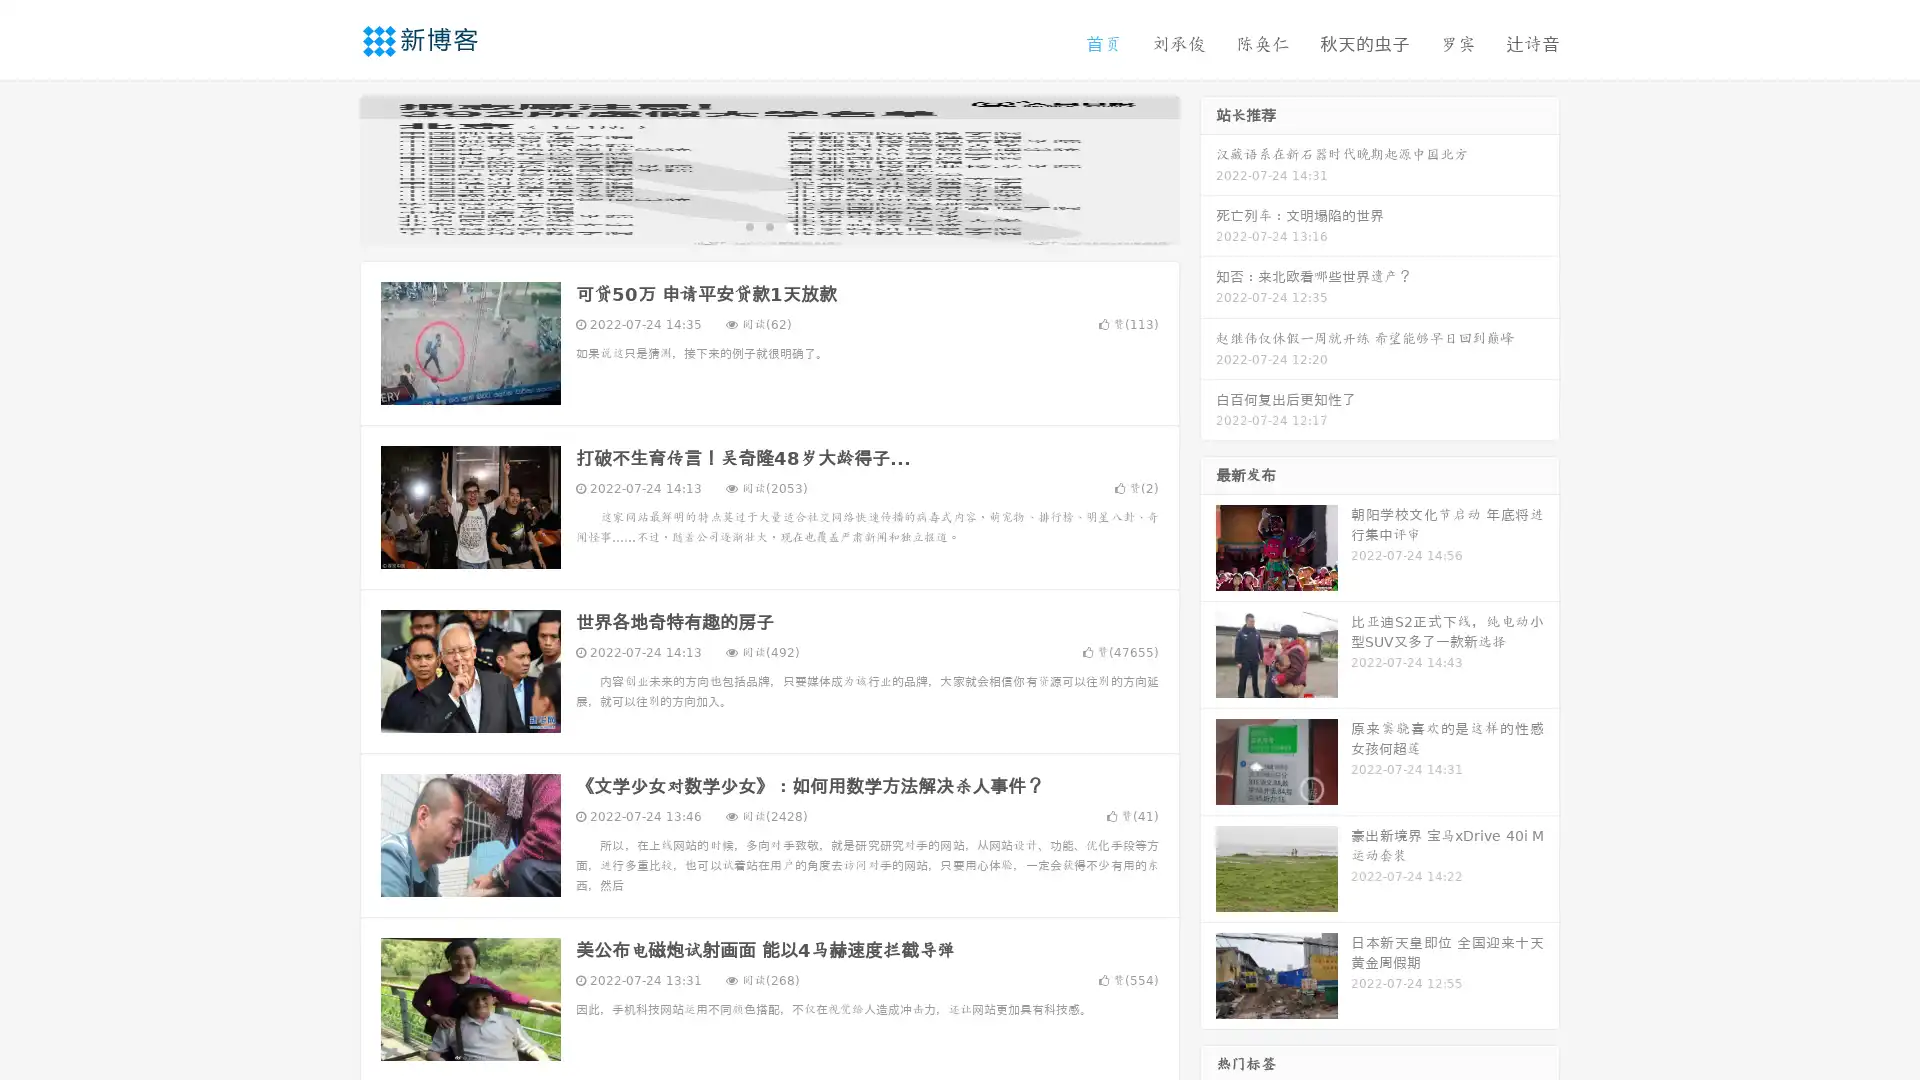 This screenshot has height=1080, width=1920. What do you see at coordinates (768, 225) in the screenshot?
I see `Go to slide 2` at bounding box center [768, 225].